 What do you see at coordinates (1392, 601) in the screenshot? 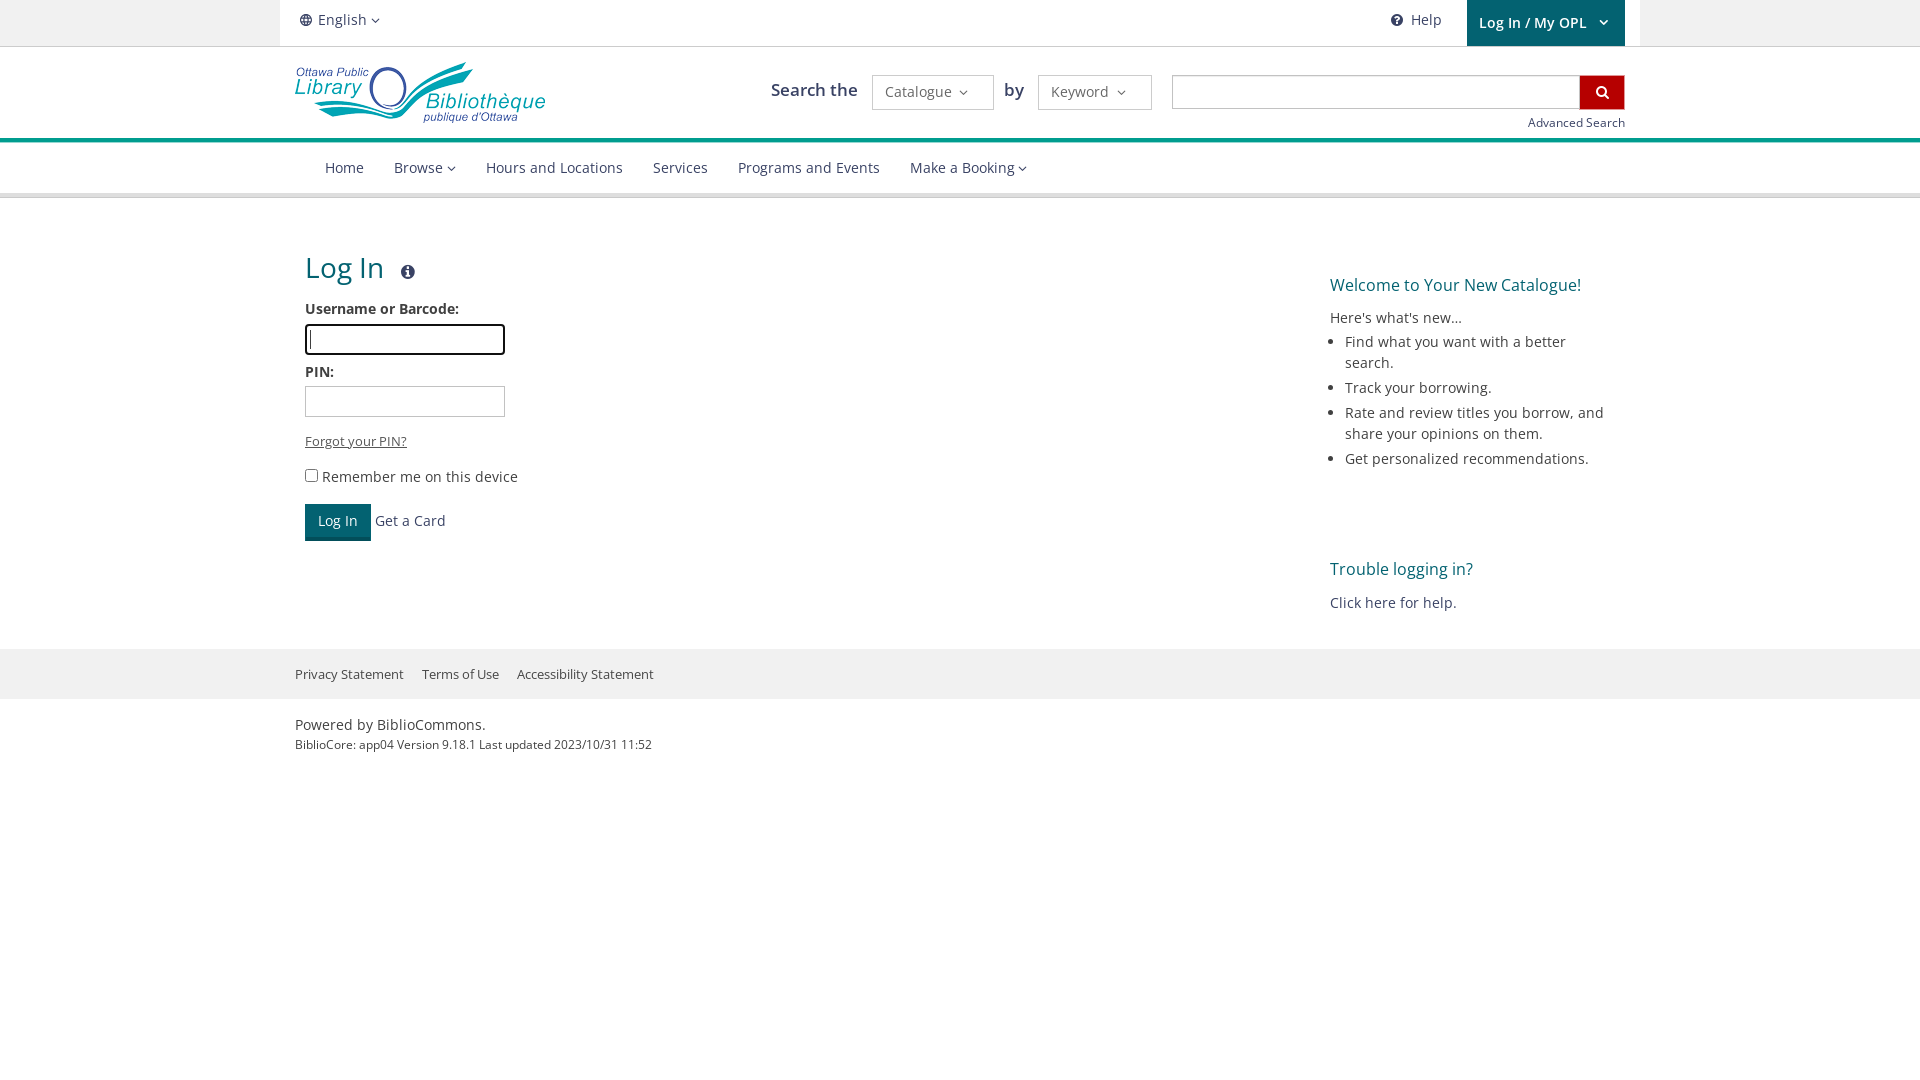
I see `'Click here for help.'` at bounding box center [1392, 601].